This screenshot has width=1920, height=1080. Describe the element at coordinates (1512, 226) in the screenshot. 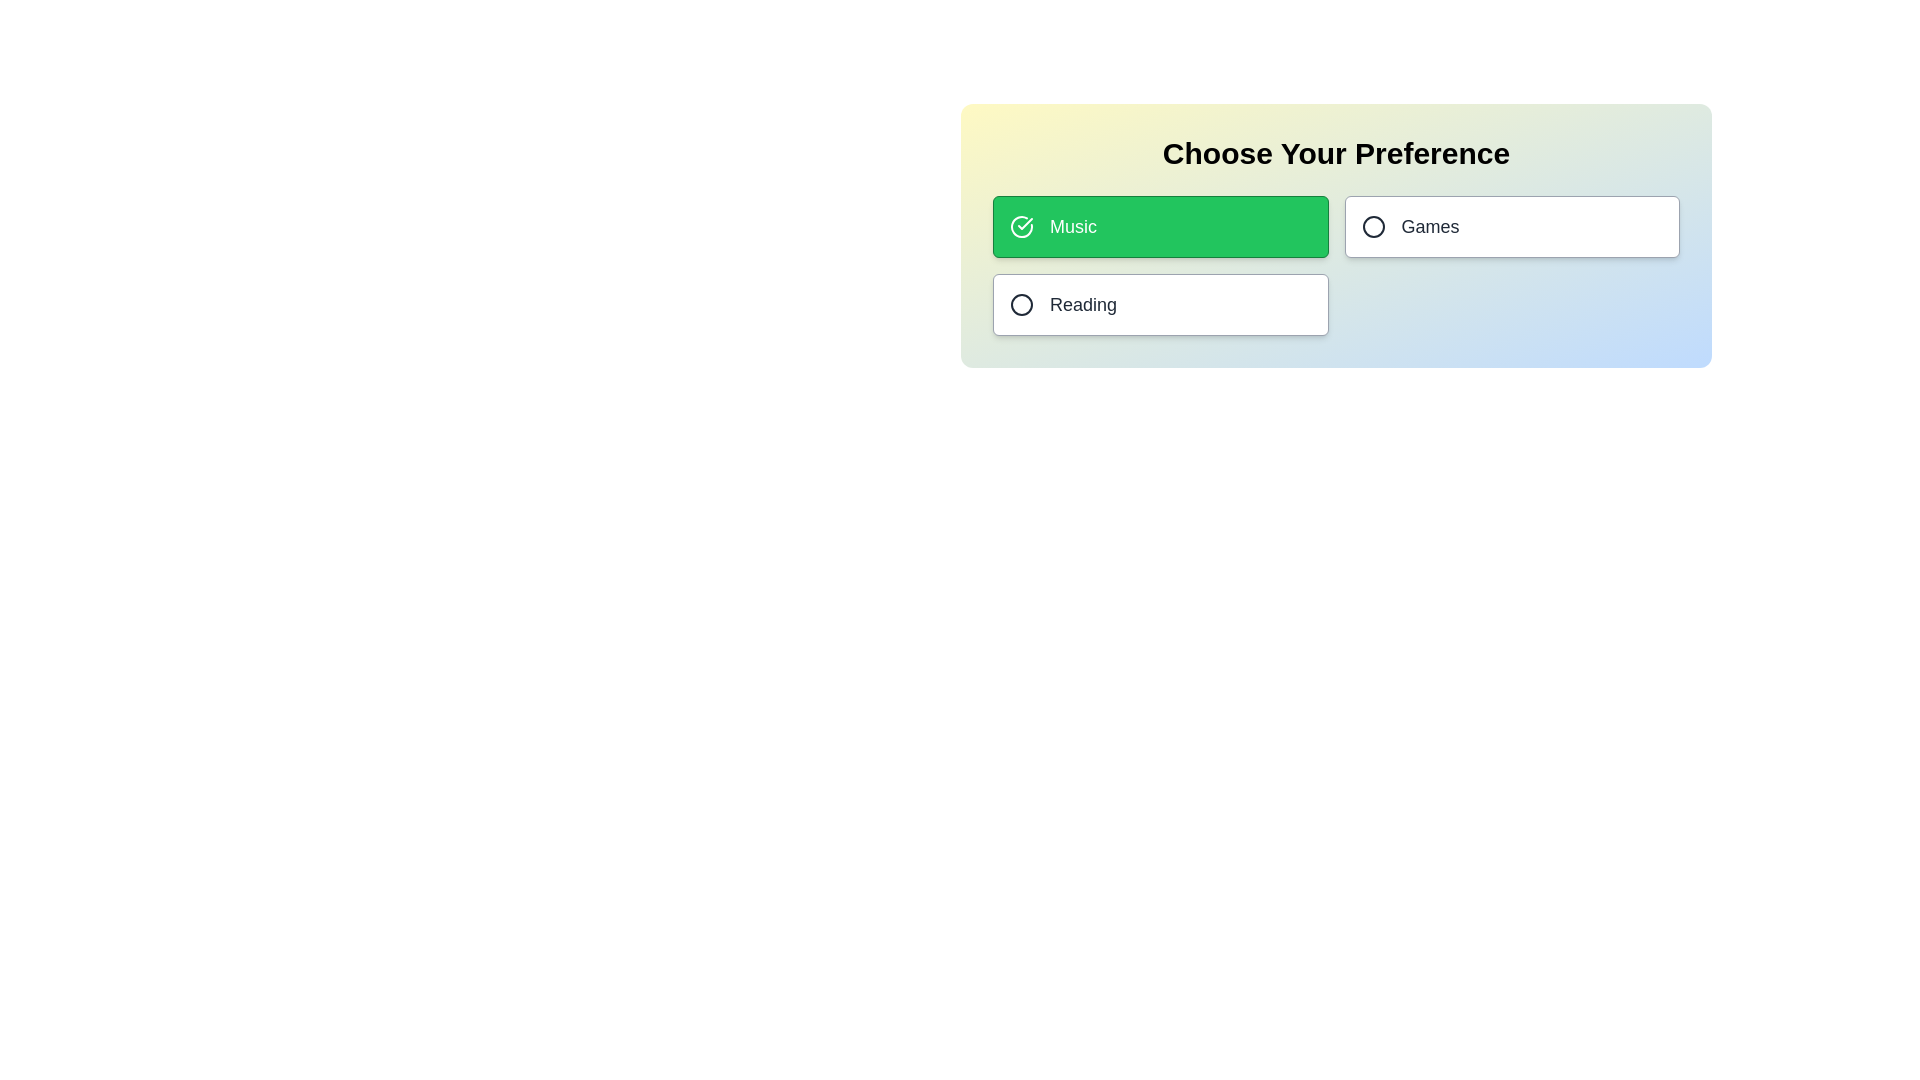

I see `the 'Games' selectable button, which is a rectangular button with rounded corners, a white background, and a gray border, located in the middle column of the three-item horizontal list` at that location.